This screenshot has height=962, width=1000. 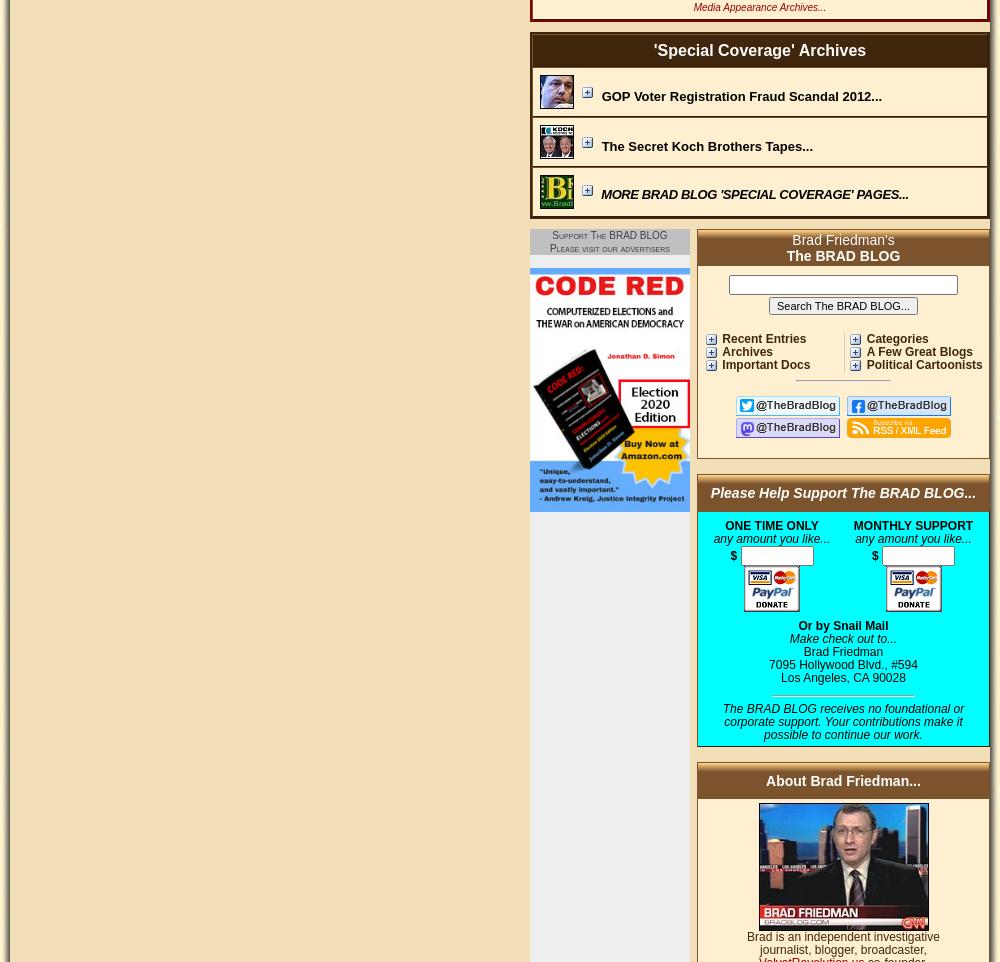 What do you see at coordinates (842, 255) in the screenshot?
I see `'The BRAD BLOG'` at bounding box center [842, 255].